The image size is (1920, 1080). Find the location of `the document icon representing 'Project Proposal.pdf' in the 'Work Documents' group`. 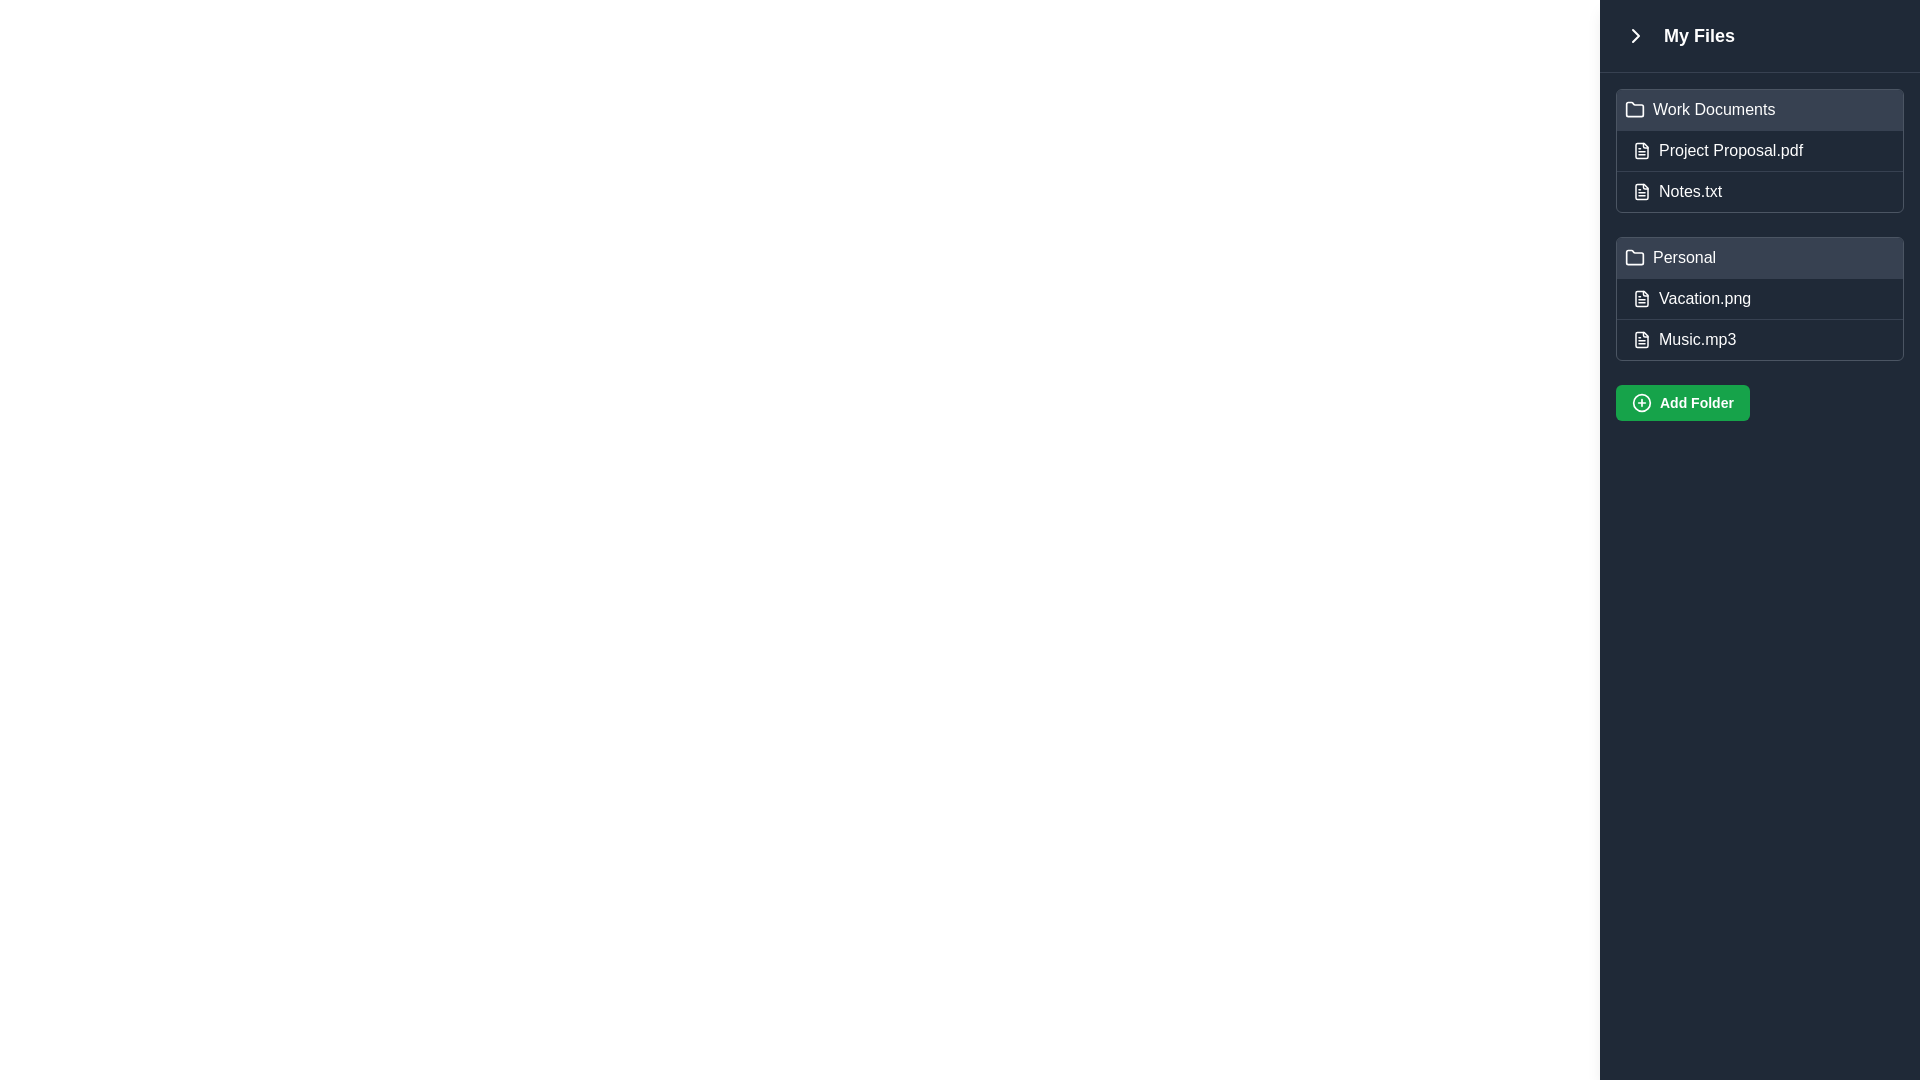

the document icon representing 'Project Proposal.pdf' in the 'Work Documents' group is located at coordinates (1641, 149).